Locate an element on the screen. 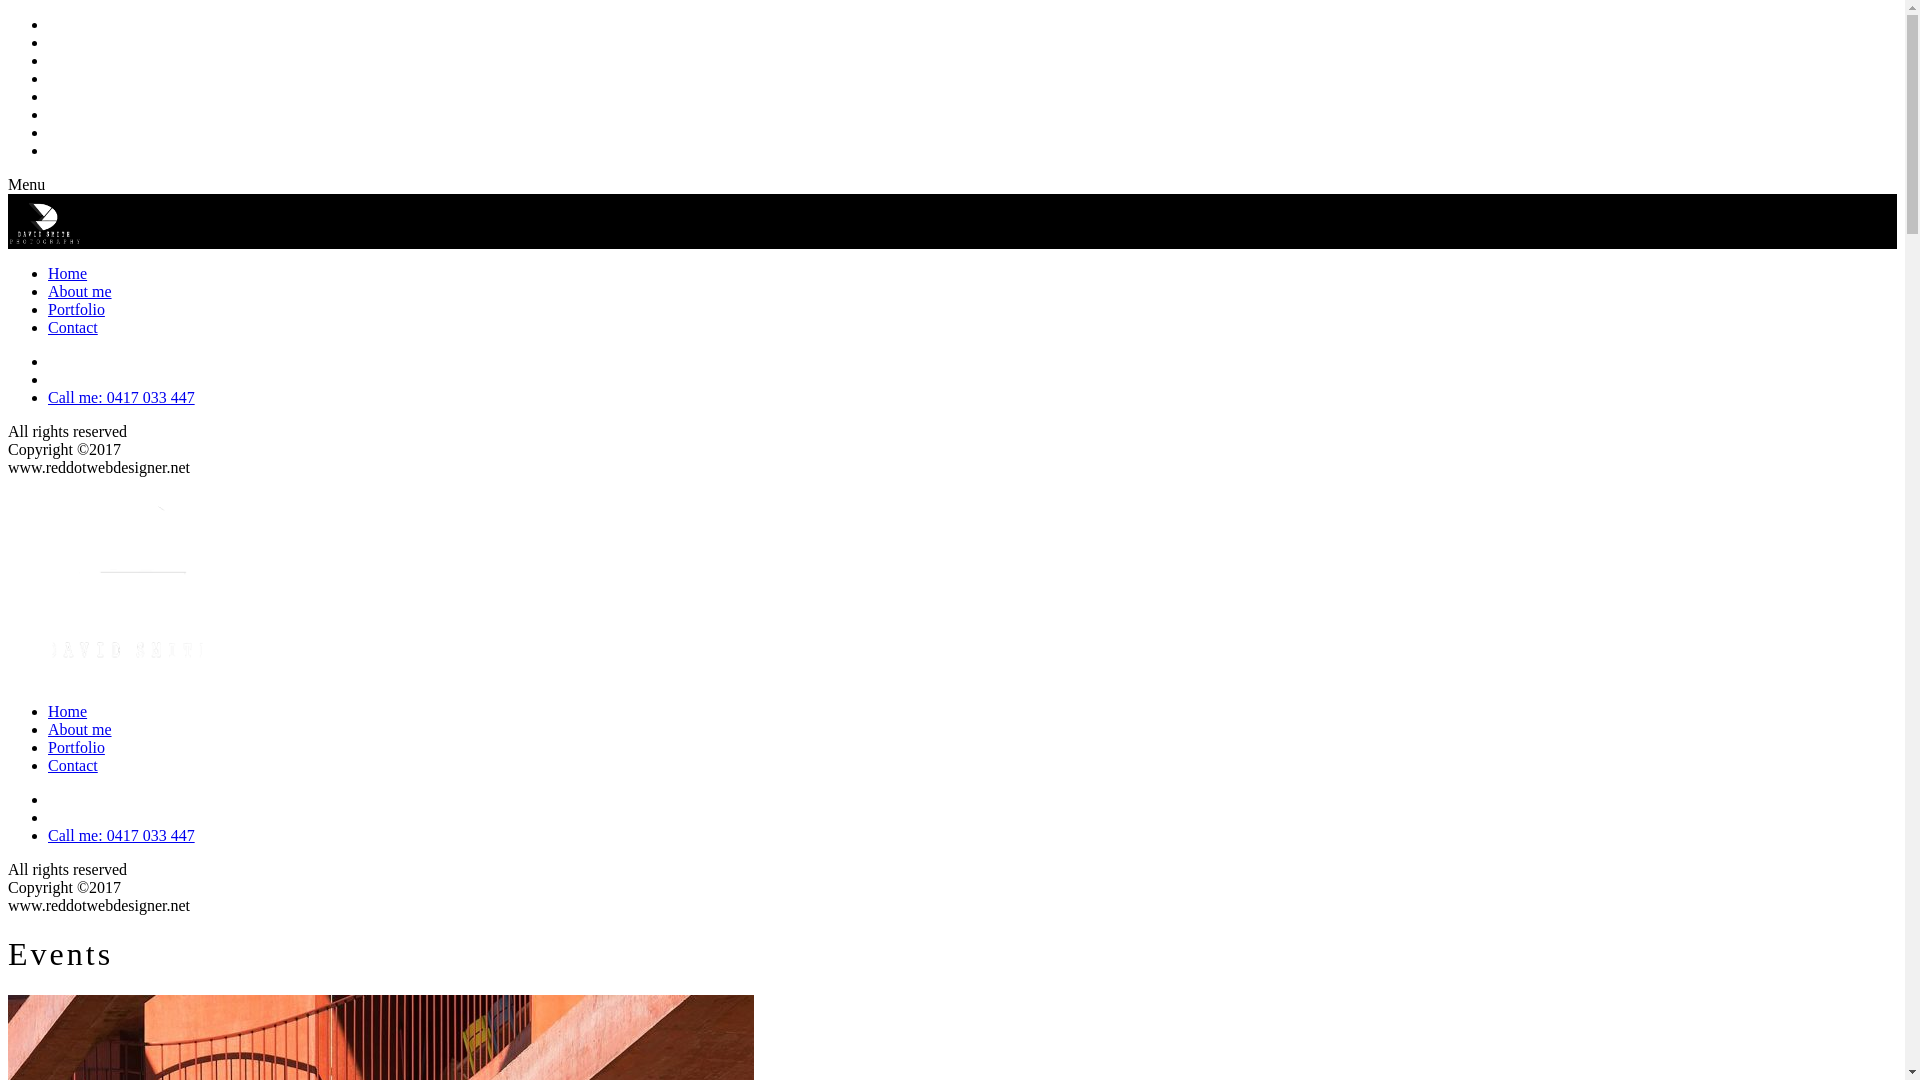  'Portfolio' is located at coordinates (76, 747).